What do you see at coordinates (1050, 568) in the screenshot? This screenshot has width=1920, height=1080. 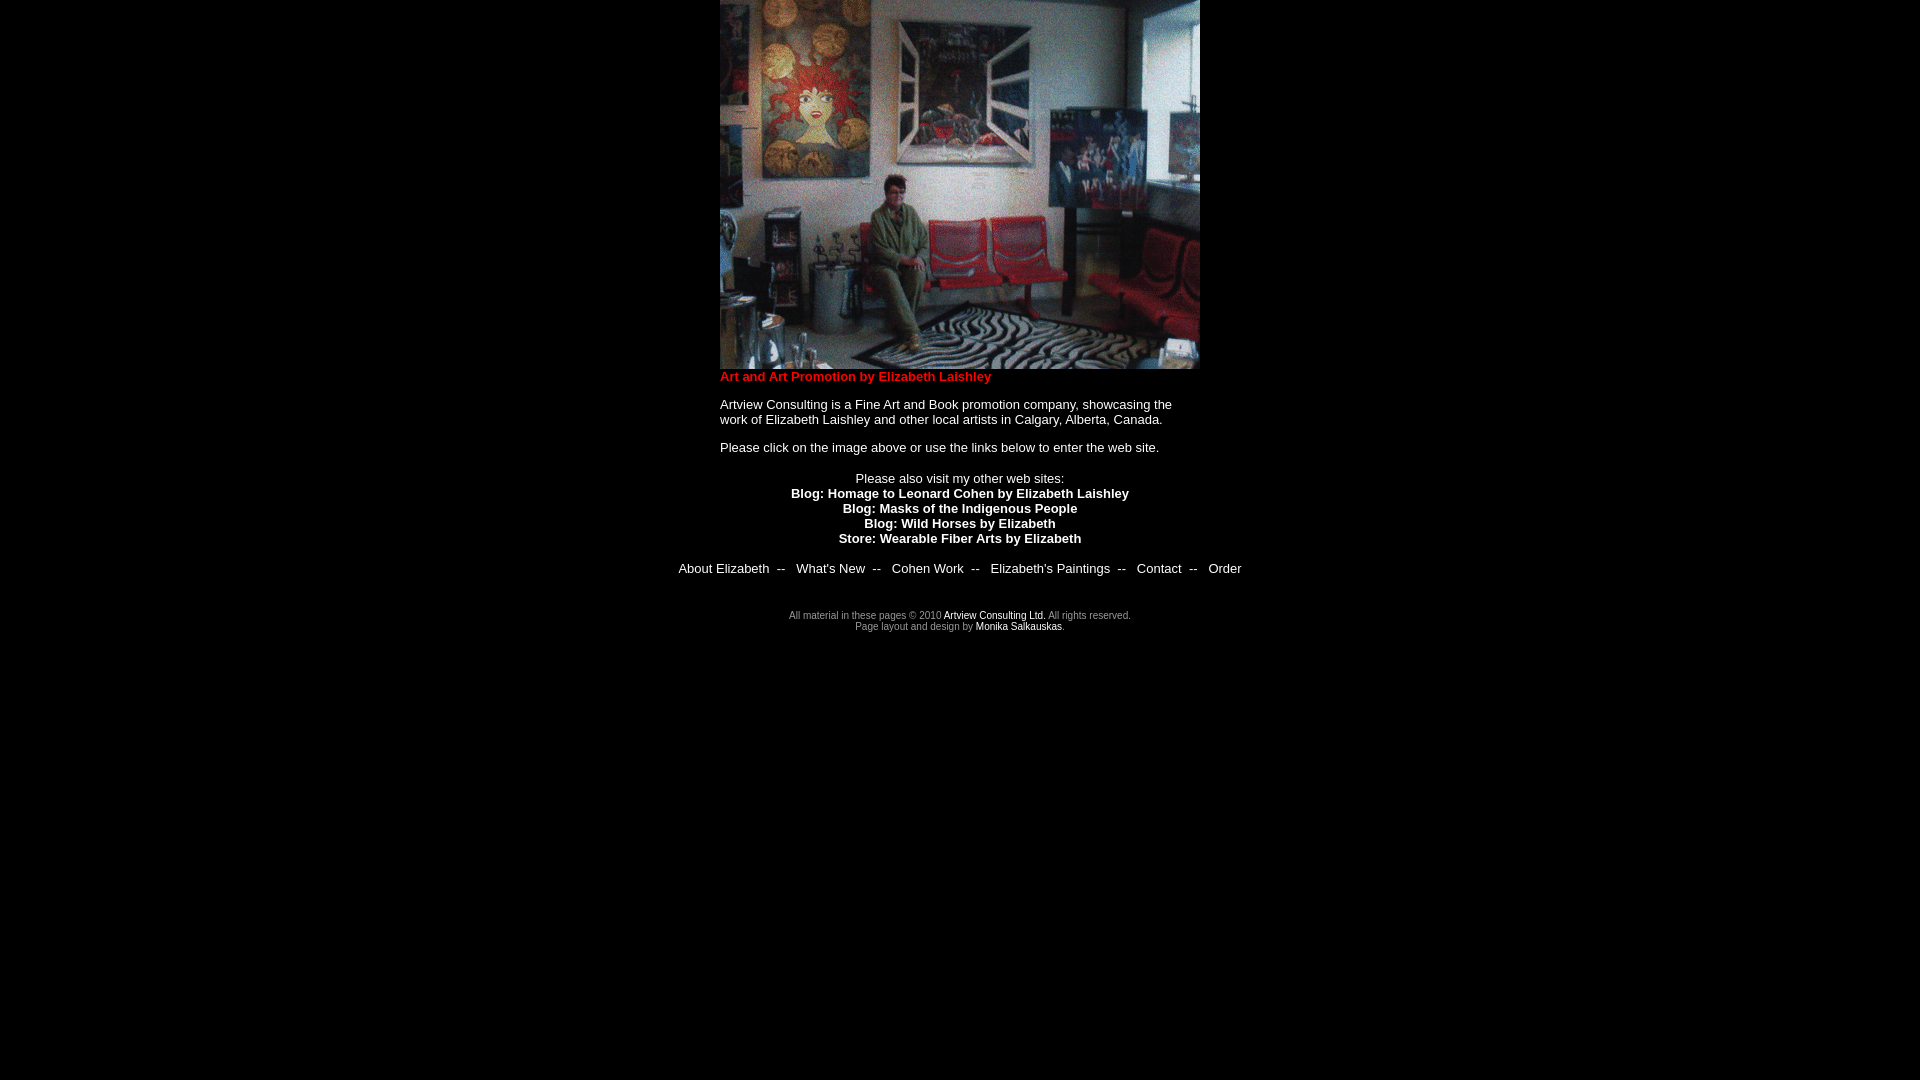 I see `'Elizabeth's Paintings'` at bounding box center [1050, 568].